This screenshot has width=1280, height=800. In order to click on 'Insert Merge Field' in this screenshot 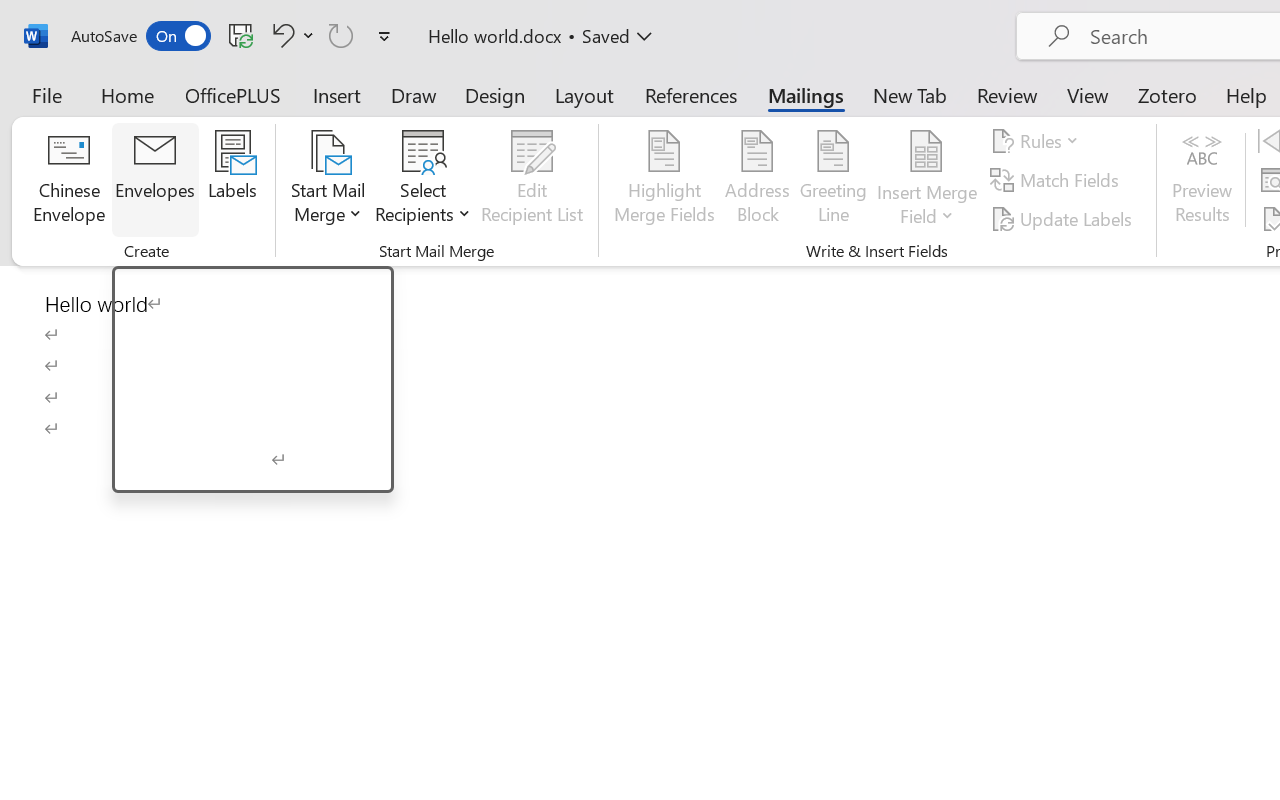, I will do `click(926, 151)`.